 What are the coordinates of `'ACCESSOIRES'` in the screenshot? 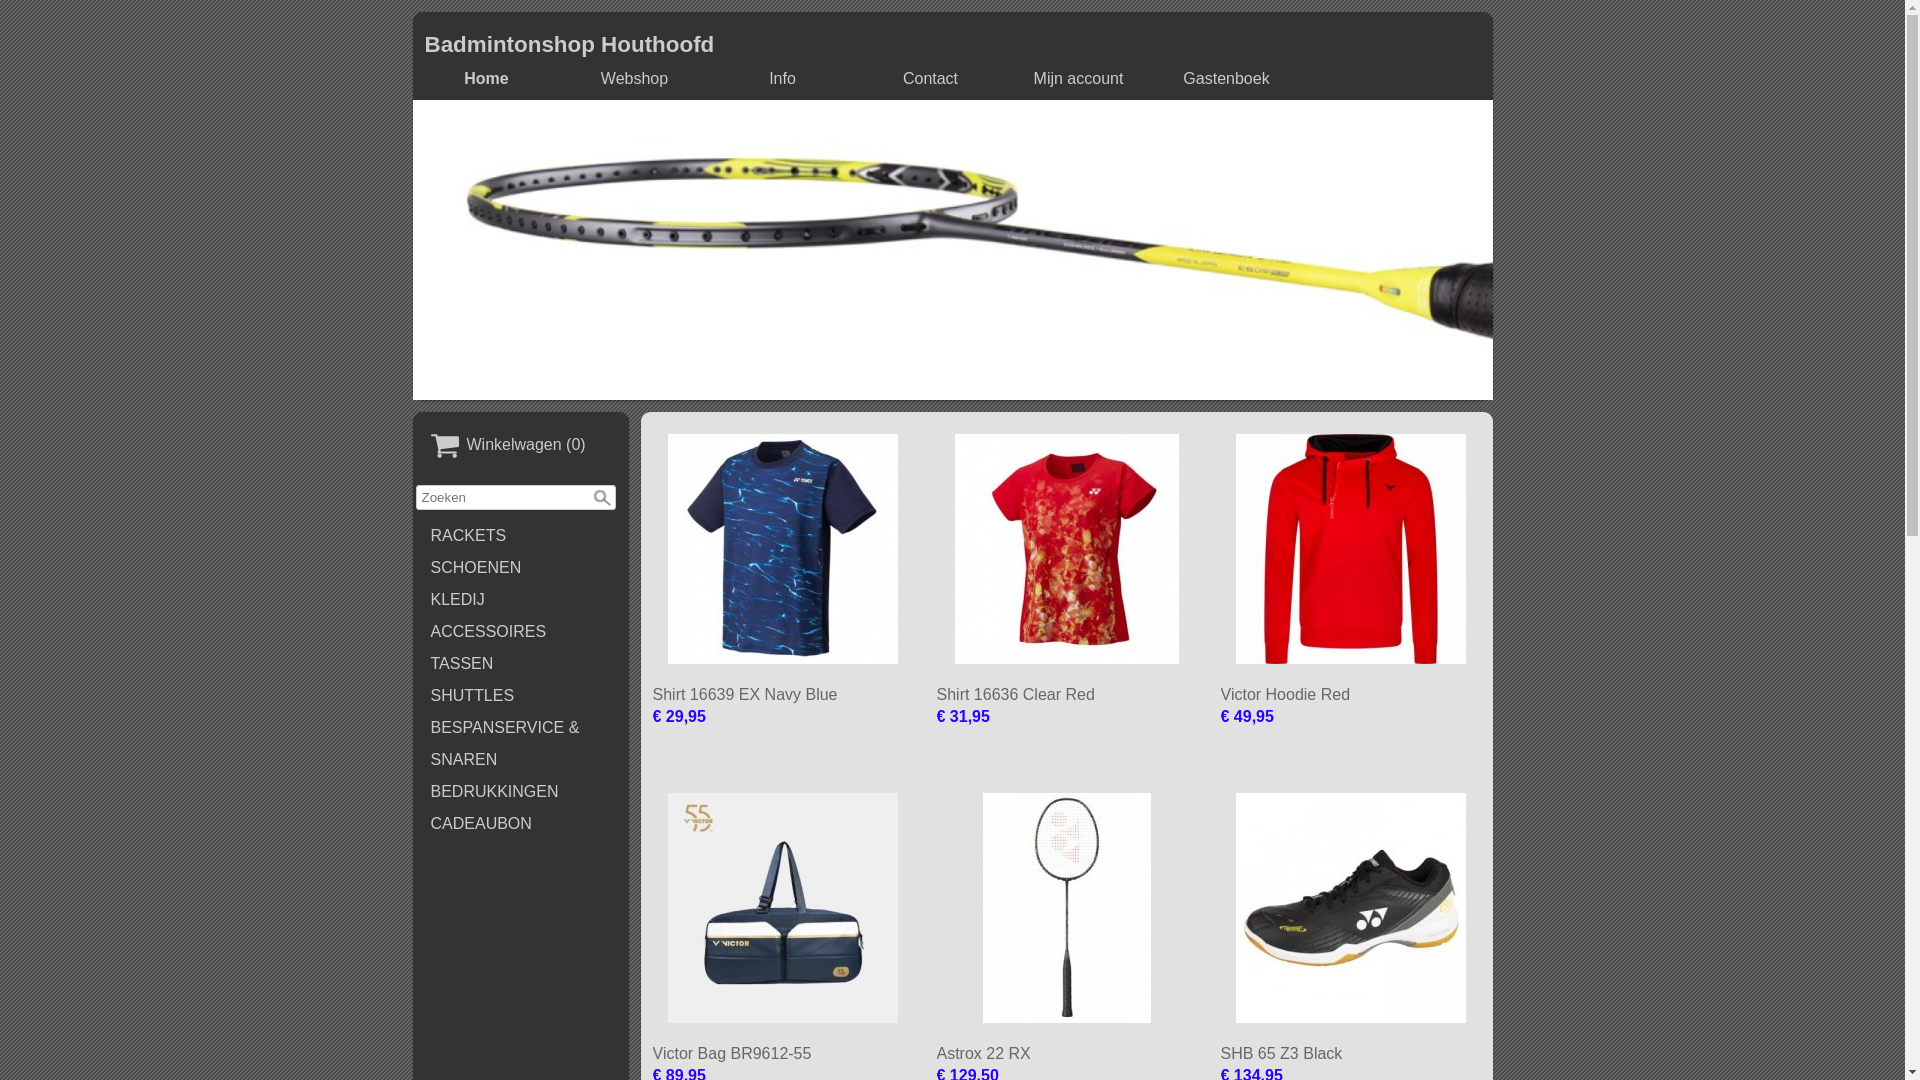 It's located at (521, 632).